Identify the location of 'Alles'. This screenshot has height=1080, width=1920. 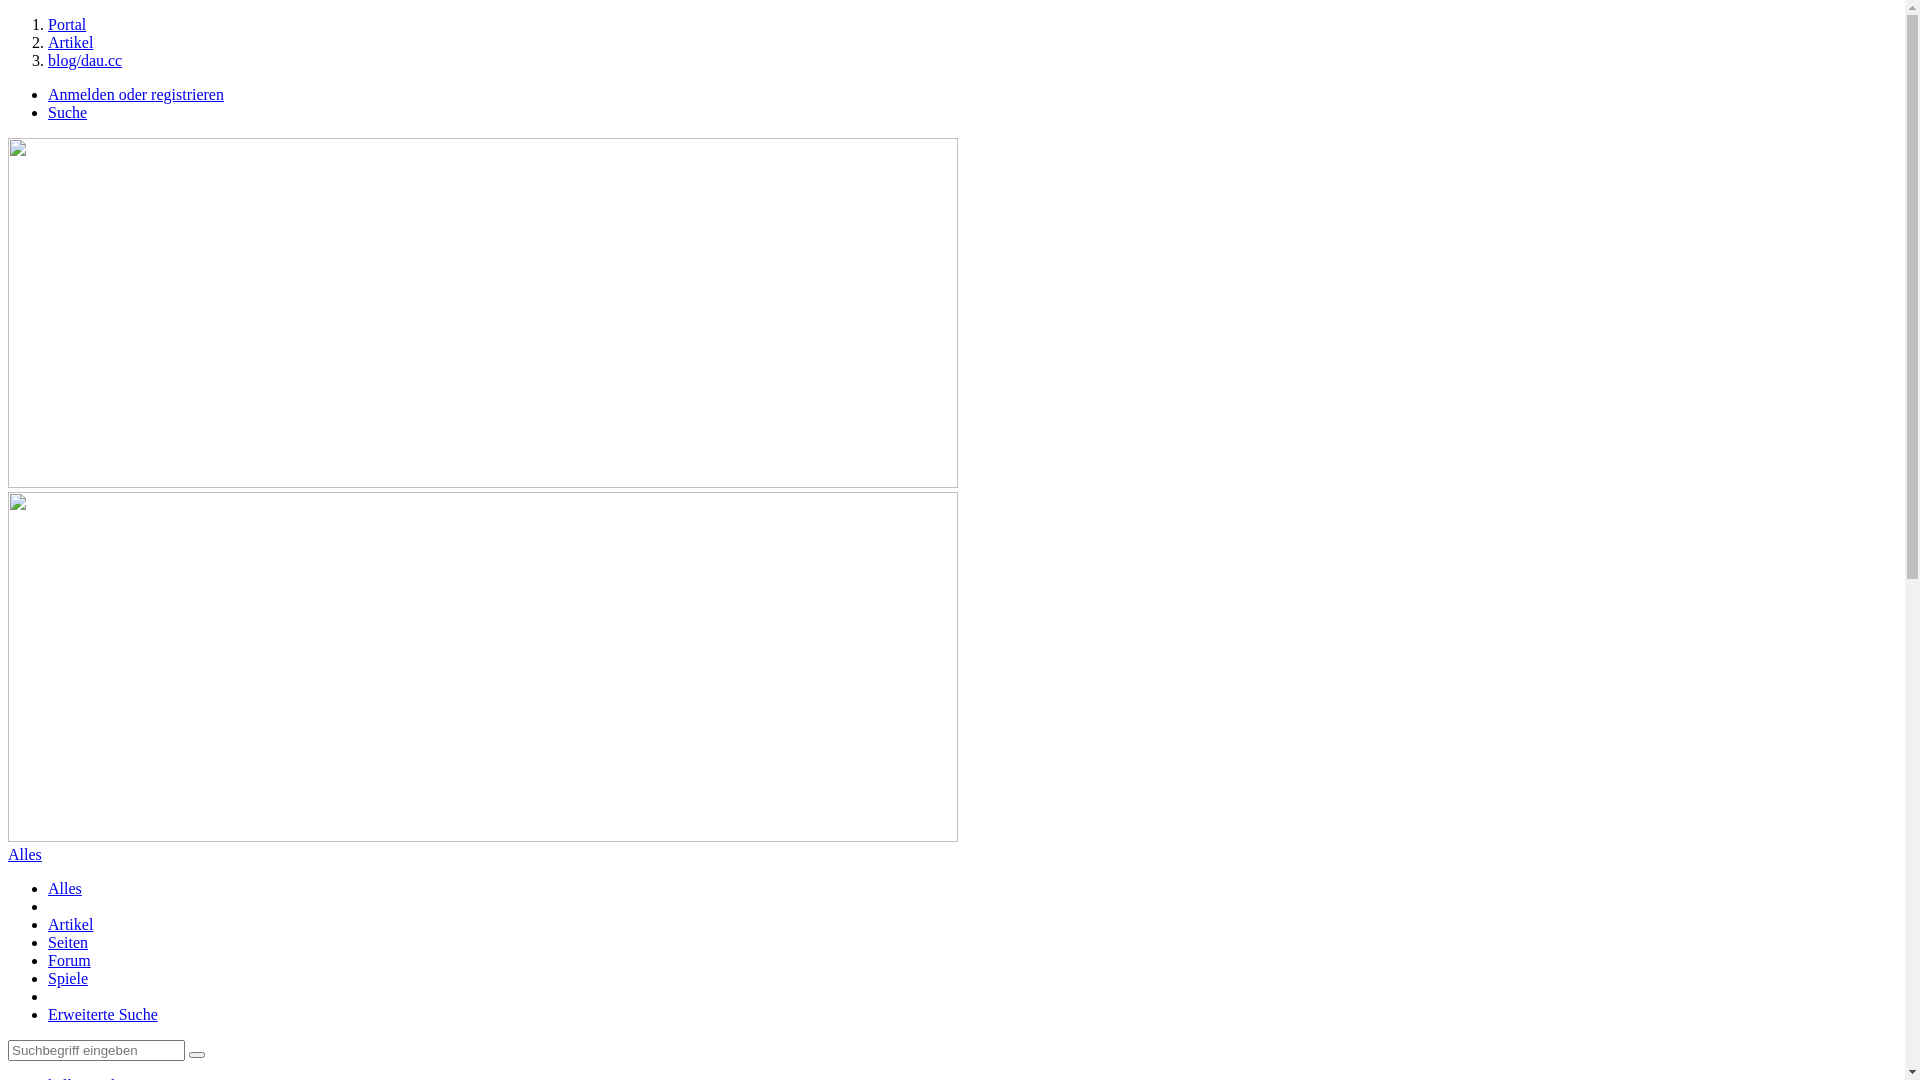
(65, 887).